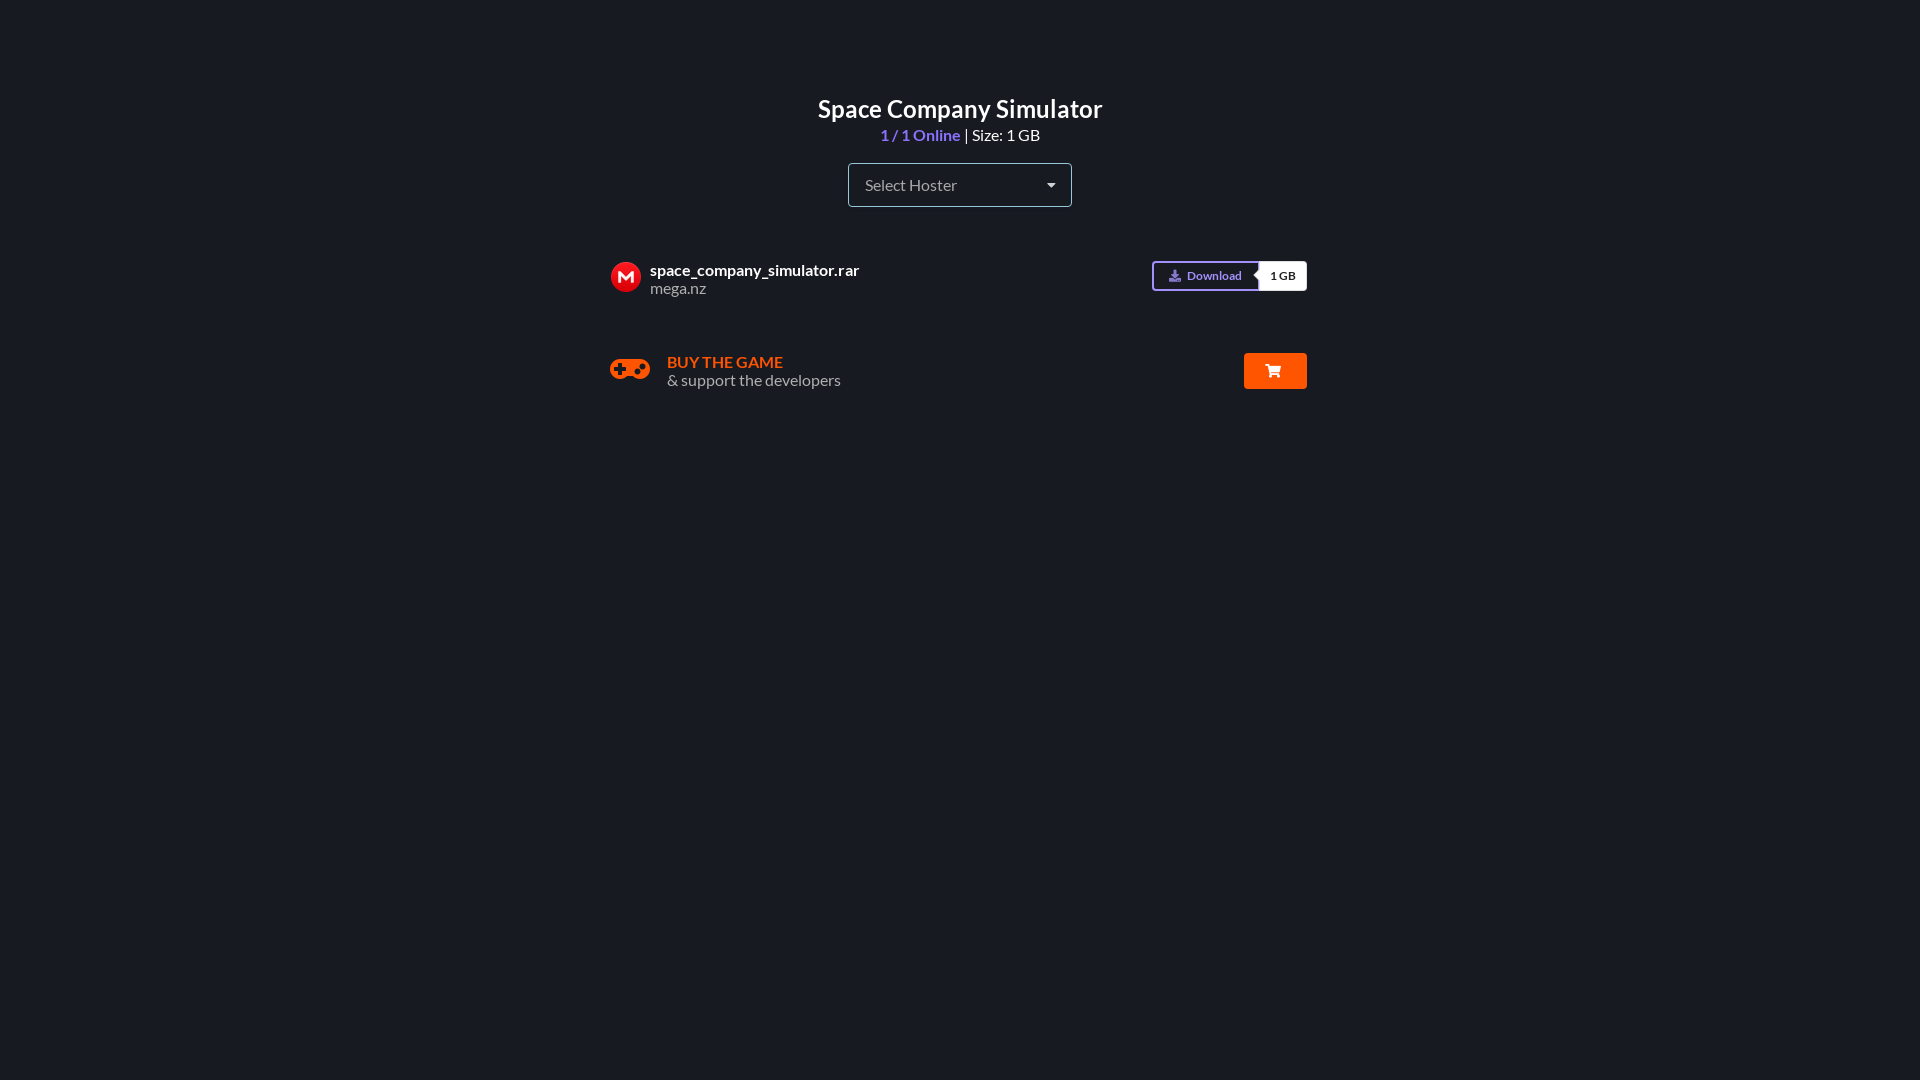 This screenshot has width=1920, height=1080. What do you see at coordinates (1204, 276) in the screenshot?
I see `'Download'` at bounding box center [1204, 276].